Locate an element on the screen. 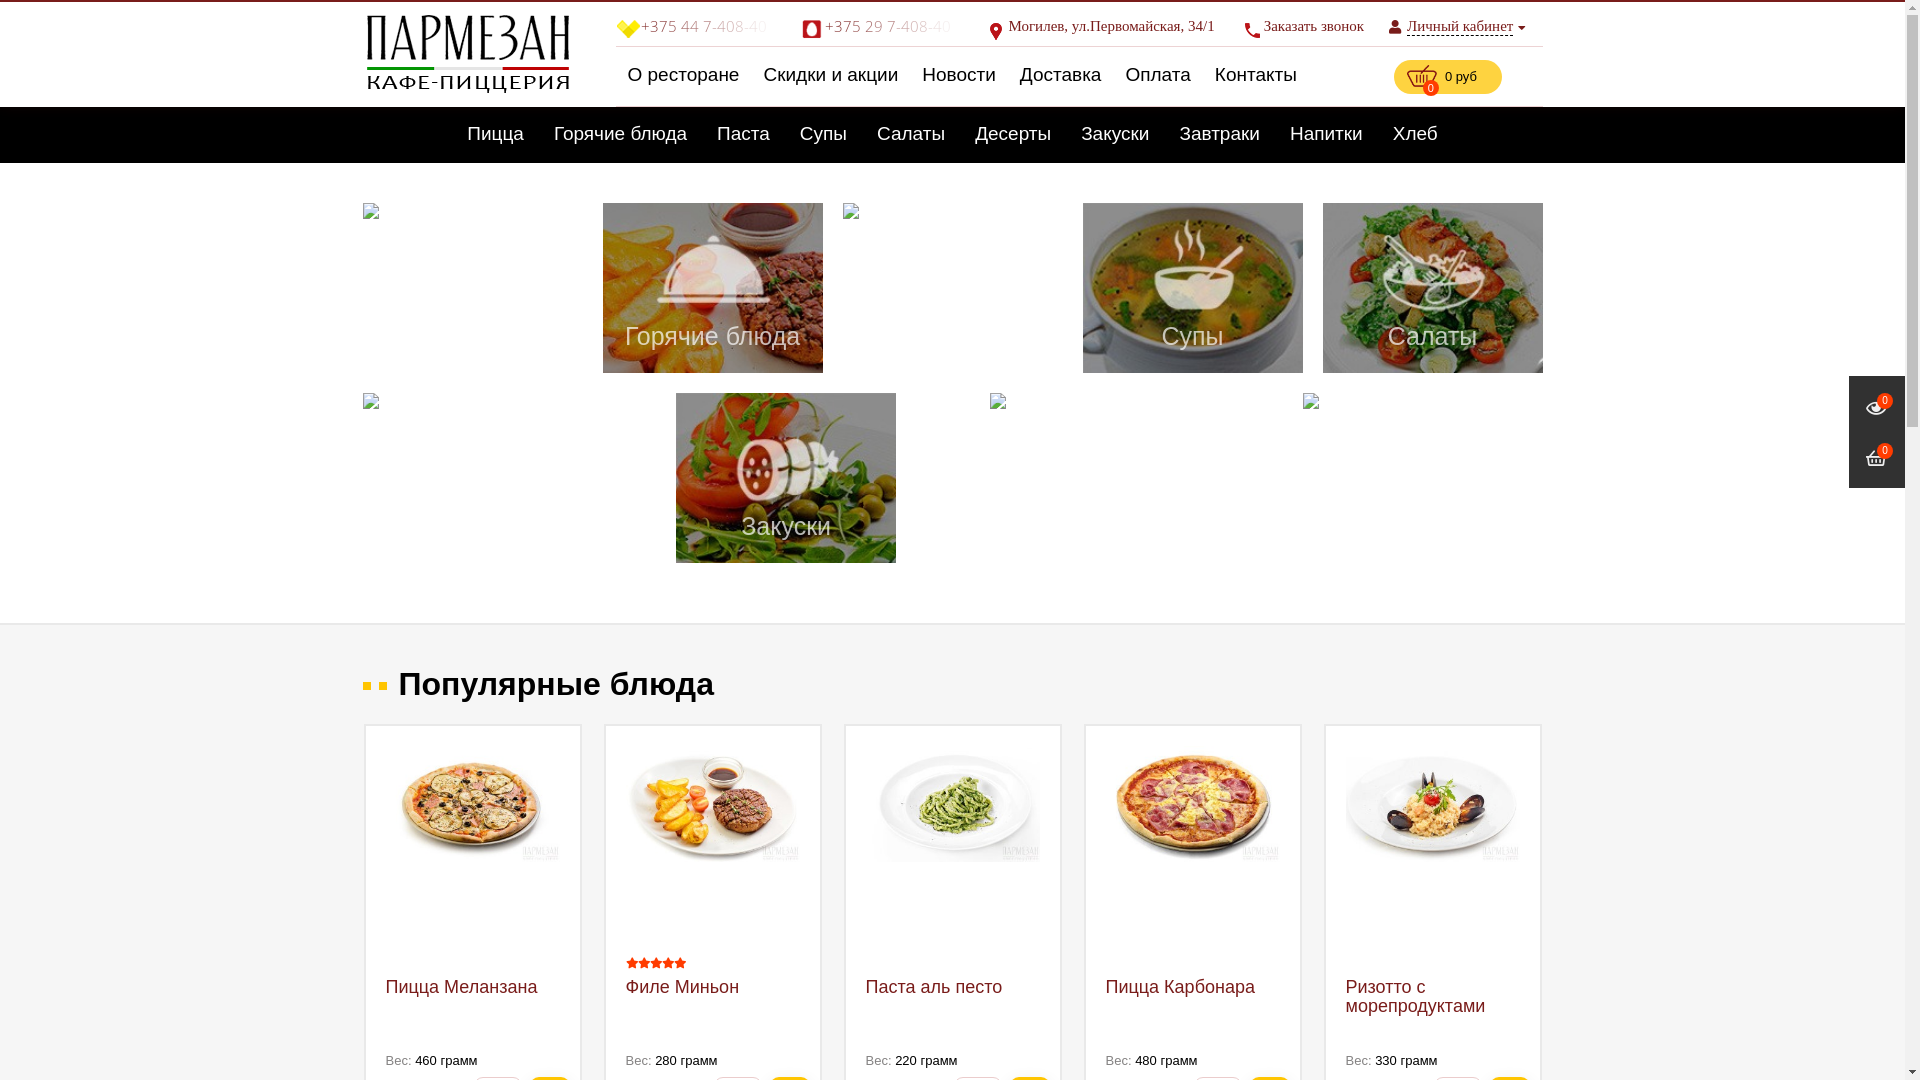  '+375 44 7-408-40' is located at coordinates (614, 26).